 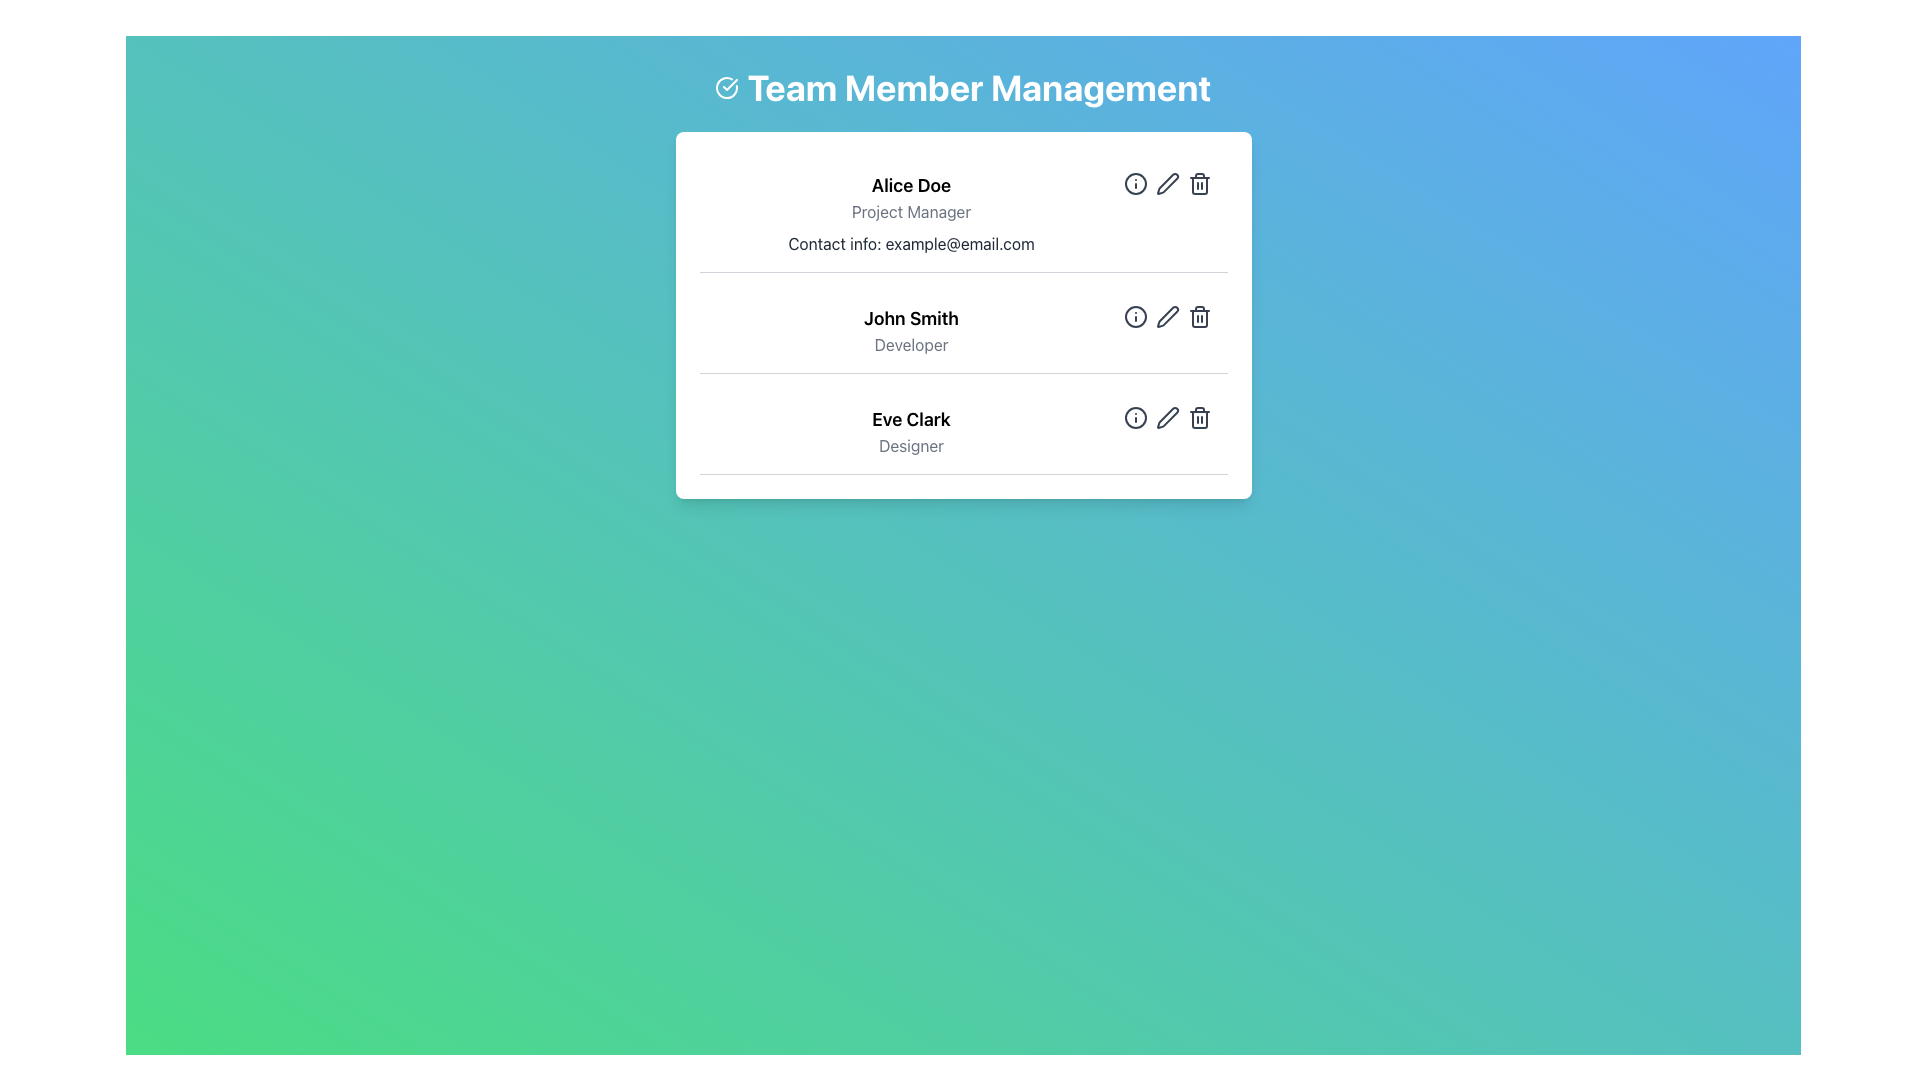 I want to click on the Text label displaying the job title for 'Alice Doe', which is located below the name and above the contact information, so click(x=910, y=212).